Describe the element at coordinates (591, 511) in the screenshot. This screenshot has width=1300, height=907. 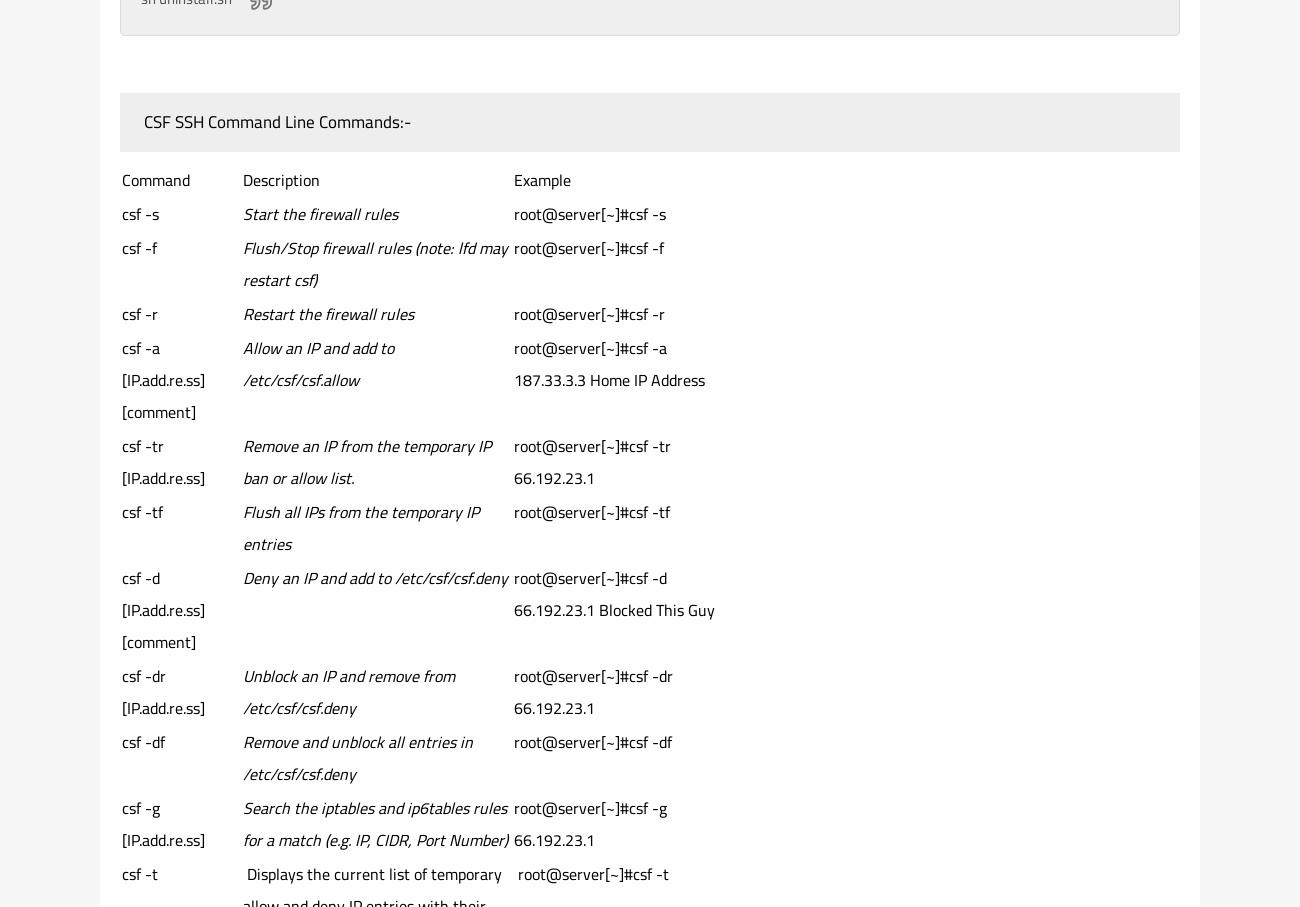
I see `'root@server[~]#csf -tf'` at that location.